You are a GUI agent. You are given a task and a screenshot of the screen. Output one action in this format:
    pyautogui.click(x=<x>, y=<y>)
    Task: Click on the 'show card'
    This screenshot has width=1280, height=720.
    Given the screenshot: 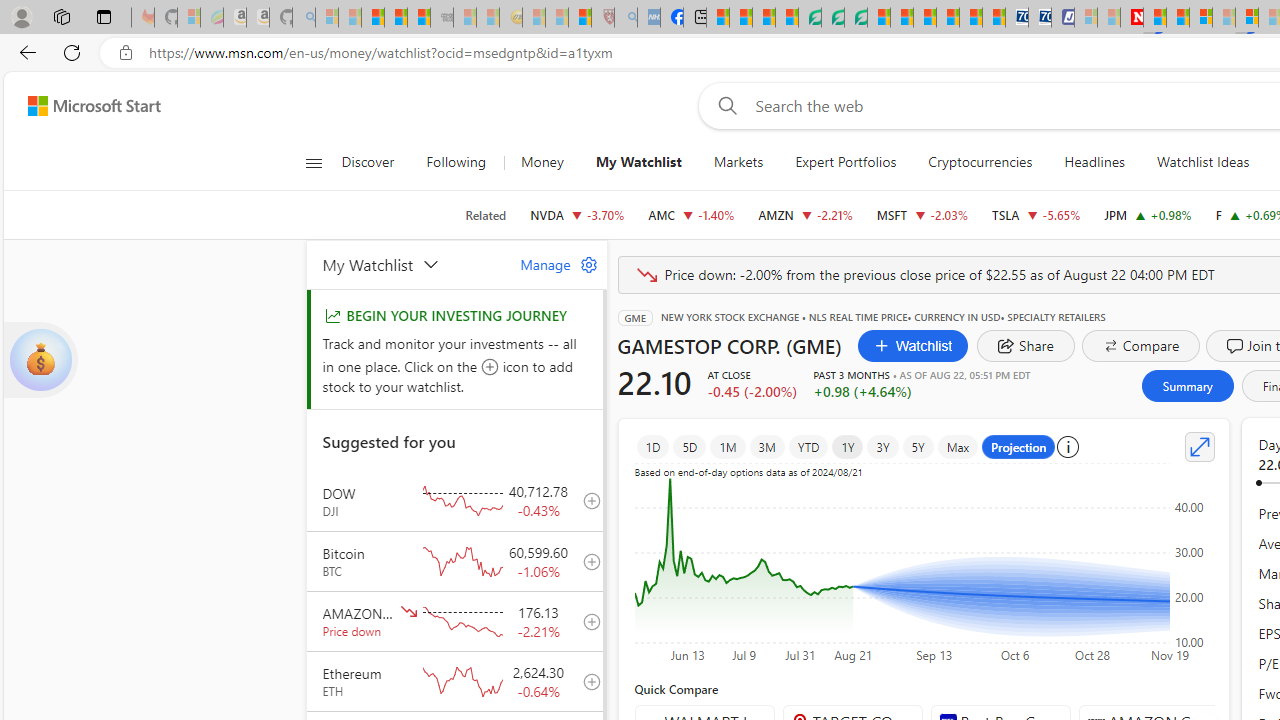 What is the action you would take?
    pyautogui.click(x=40, y=360)
    